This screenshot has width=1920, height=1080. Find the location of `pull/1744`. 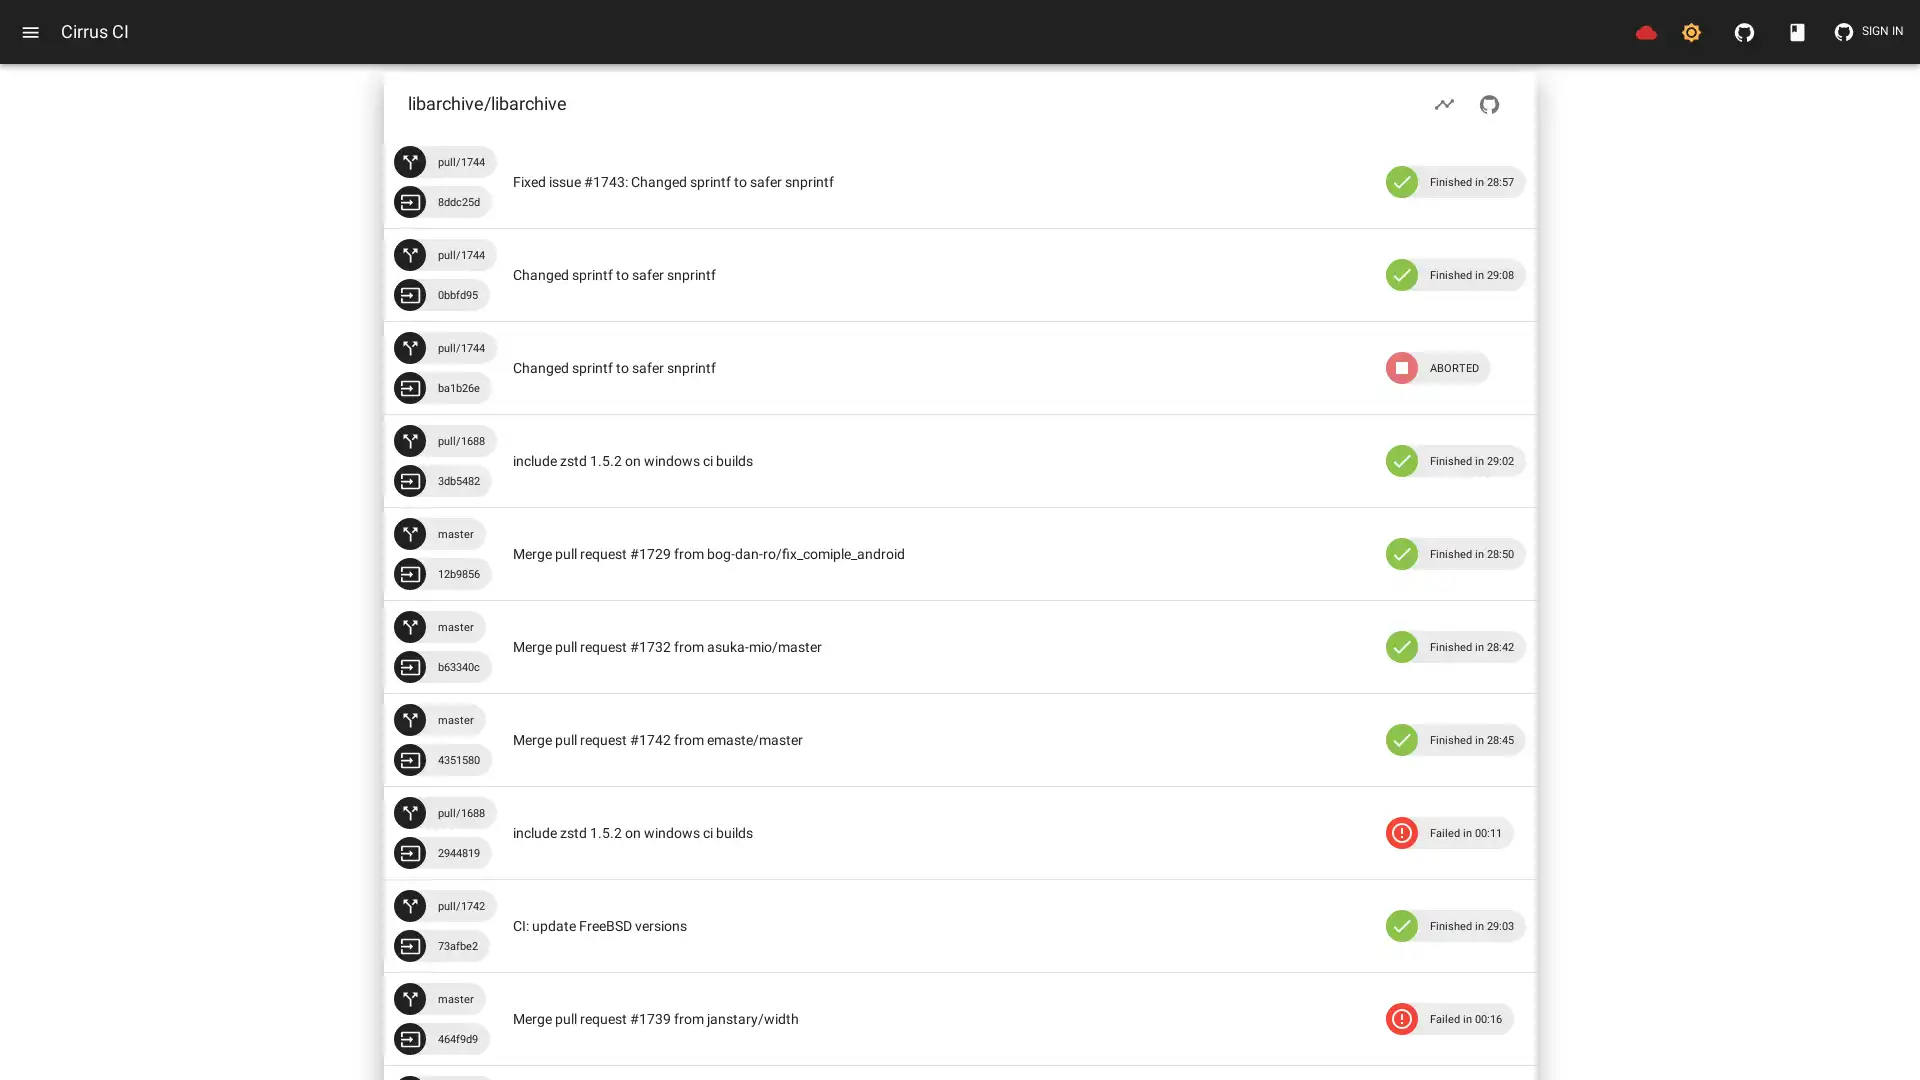

pull/1744 is located at coordinates (444, 346).